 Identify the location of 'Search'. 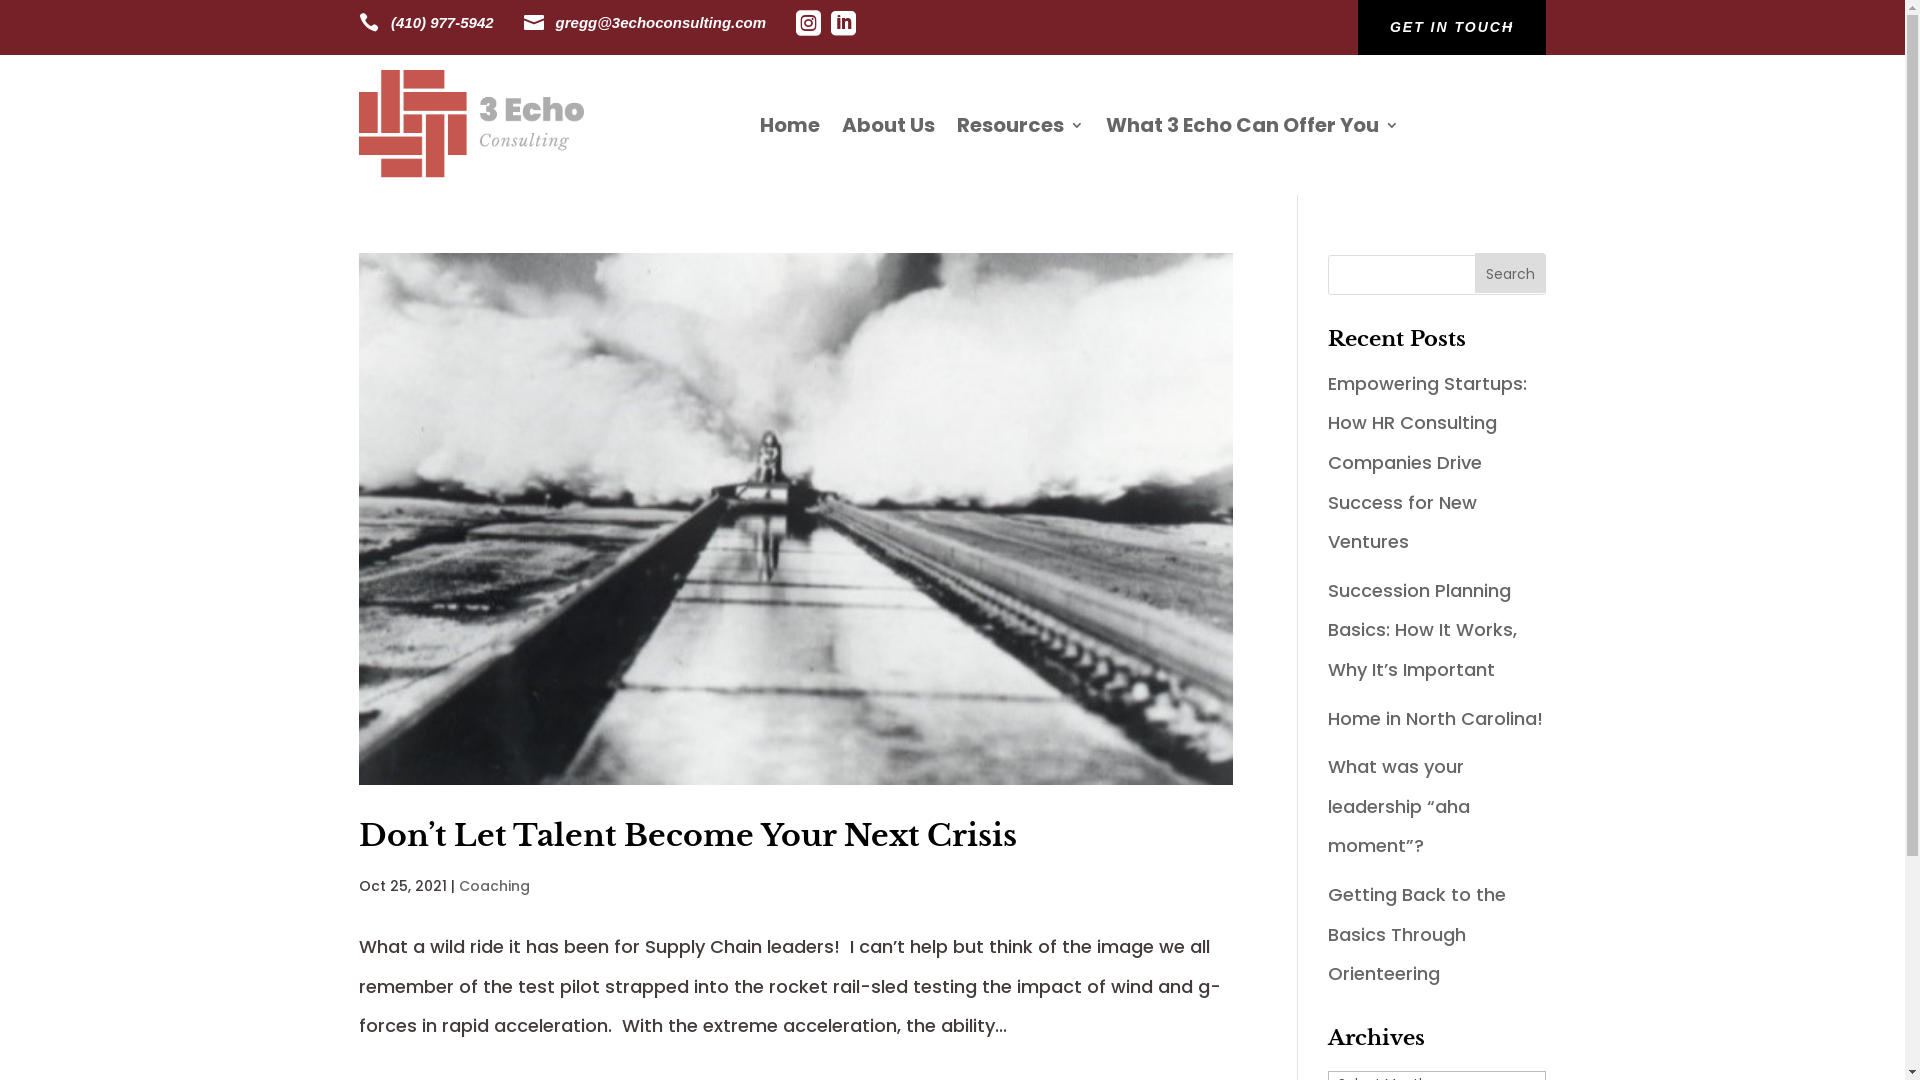
(1510, 273).